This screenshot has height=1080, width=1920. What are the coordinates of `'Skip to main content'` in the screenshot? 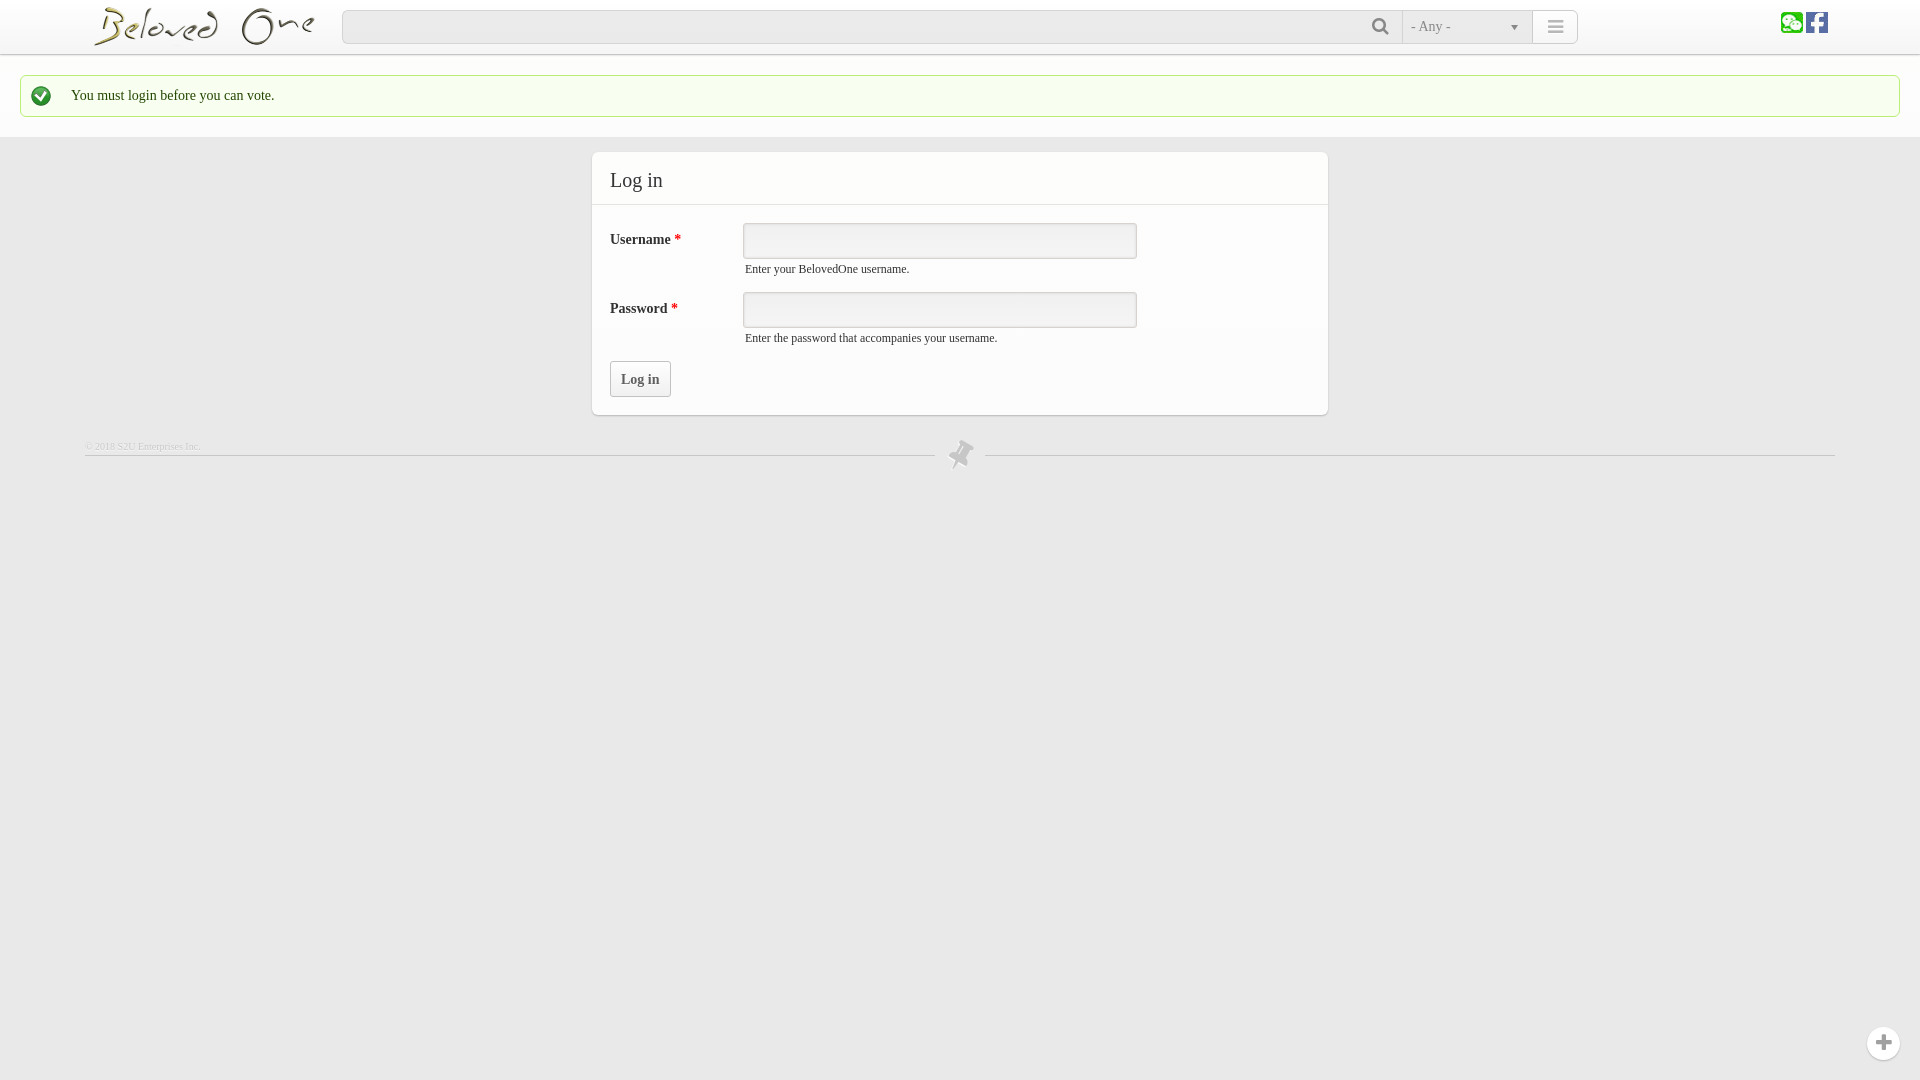 It's located at (57, 0).